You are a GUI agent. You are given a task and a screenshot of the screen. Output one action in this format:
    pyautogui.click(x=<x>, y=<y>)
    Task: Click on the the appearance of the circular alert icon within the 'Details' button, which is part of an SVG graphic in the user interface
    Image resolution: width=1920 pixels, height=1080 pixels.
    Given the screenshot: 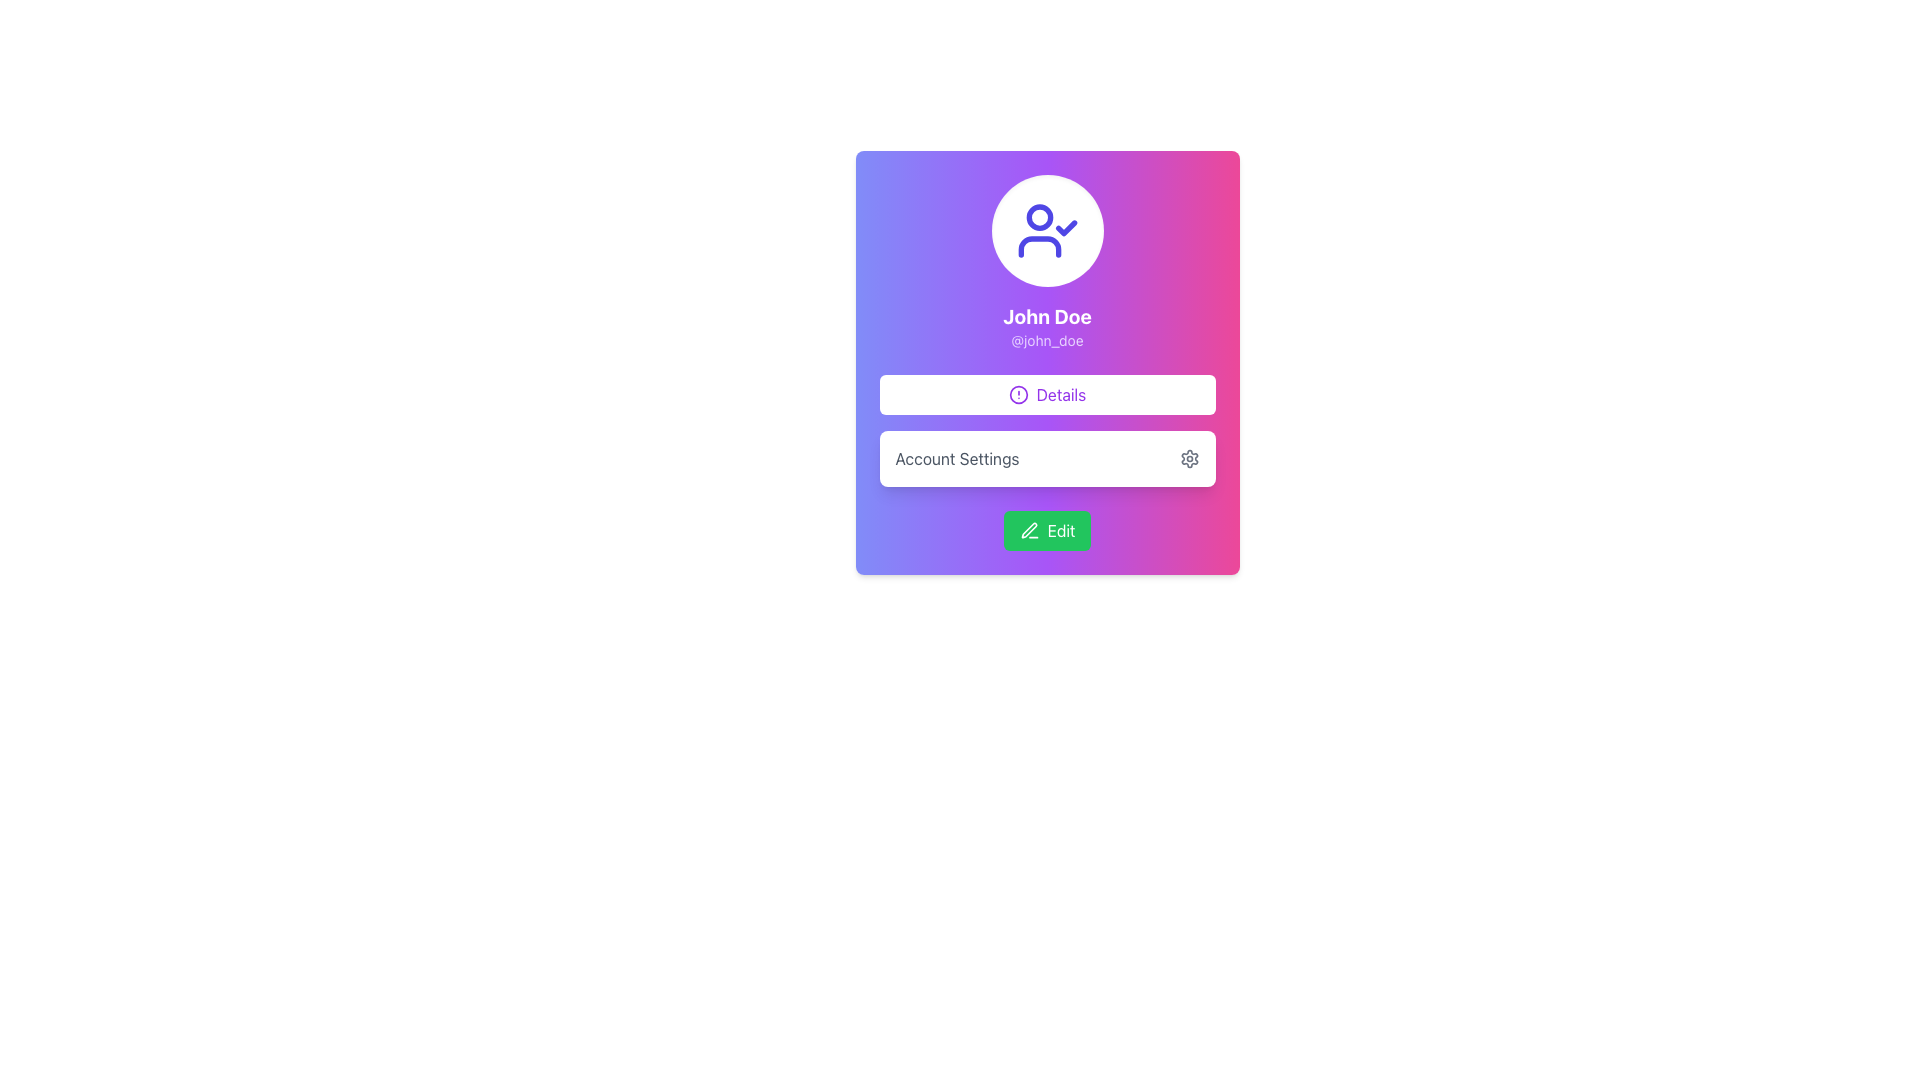 What is the action you would take?
    pyautogui.click(x=1018, y=394)
    